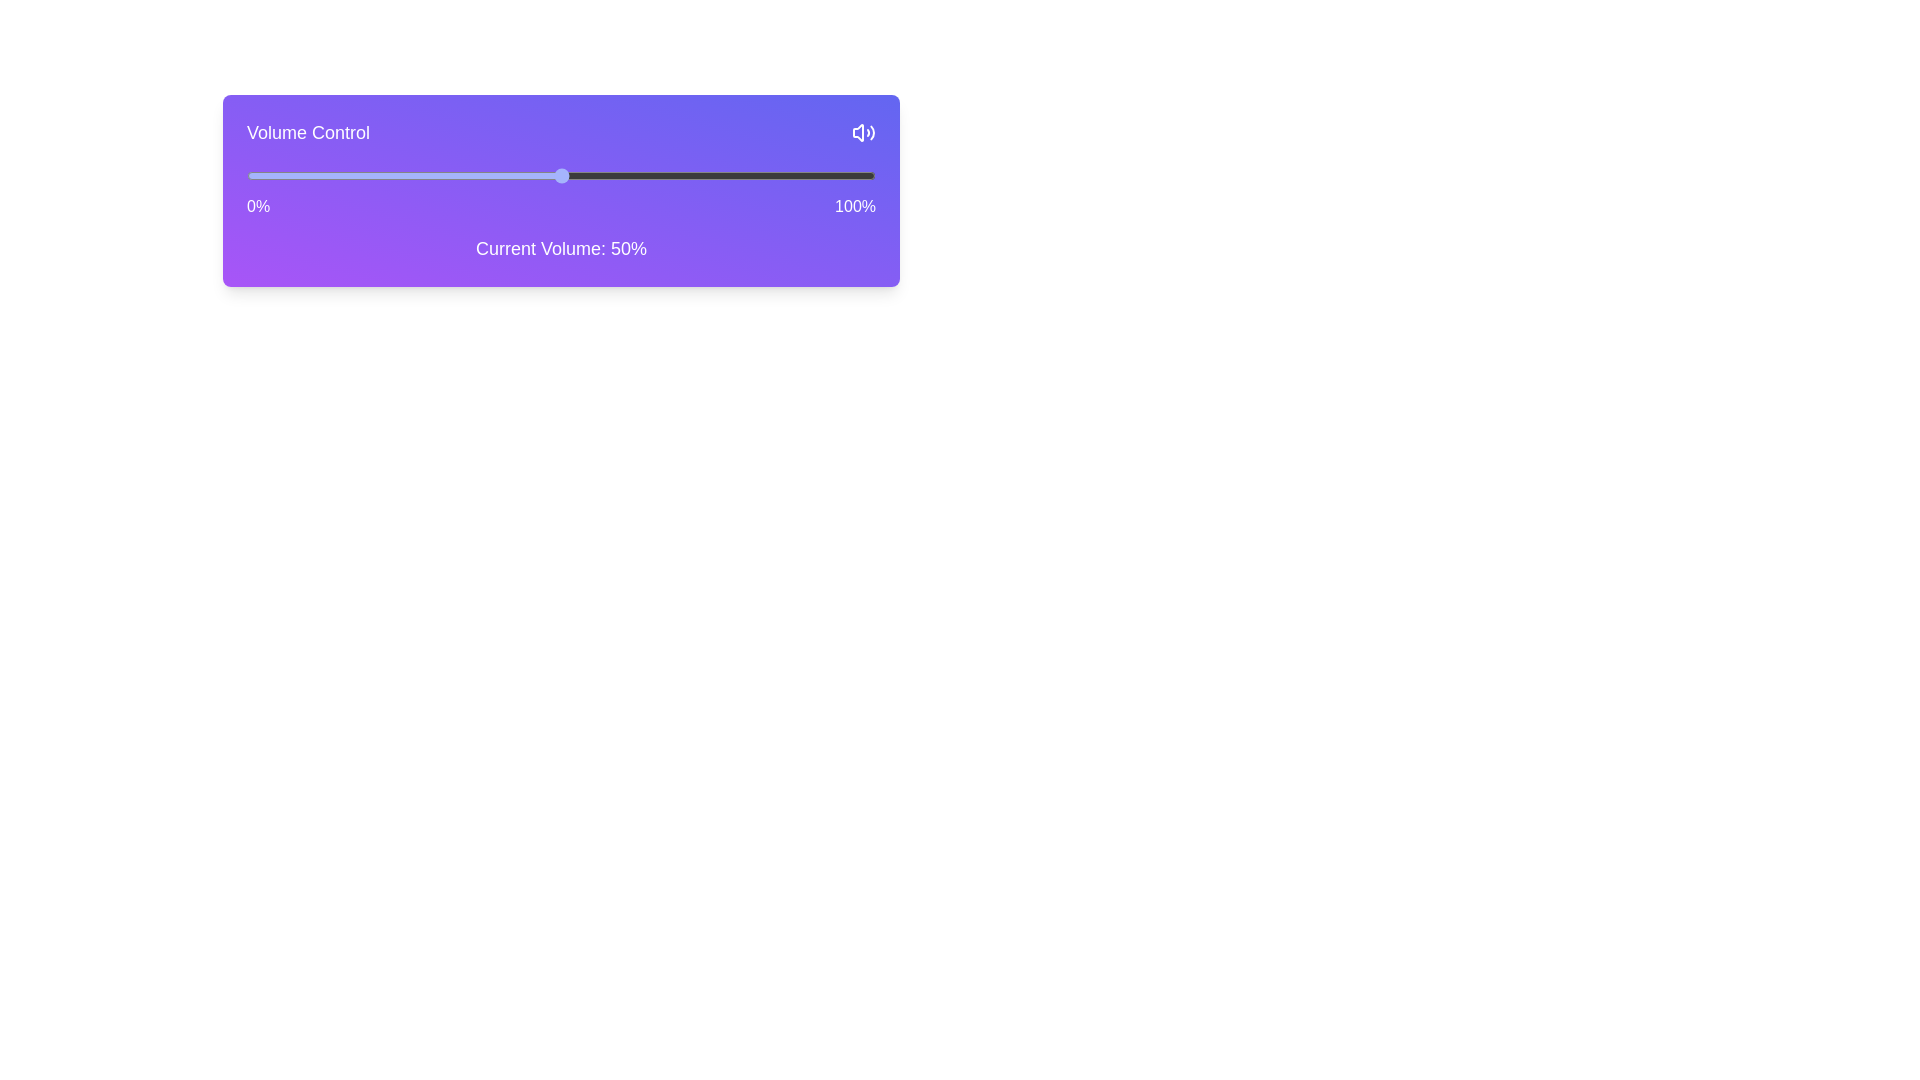  What do you see at coordinates (819, 175) in the screenshot?
I see `volume level` at bounding box center [819, 175].